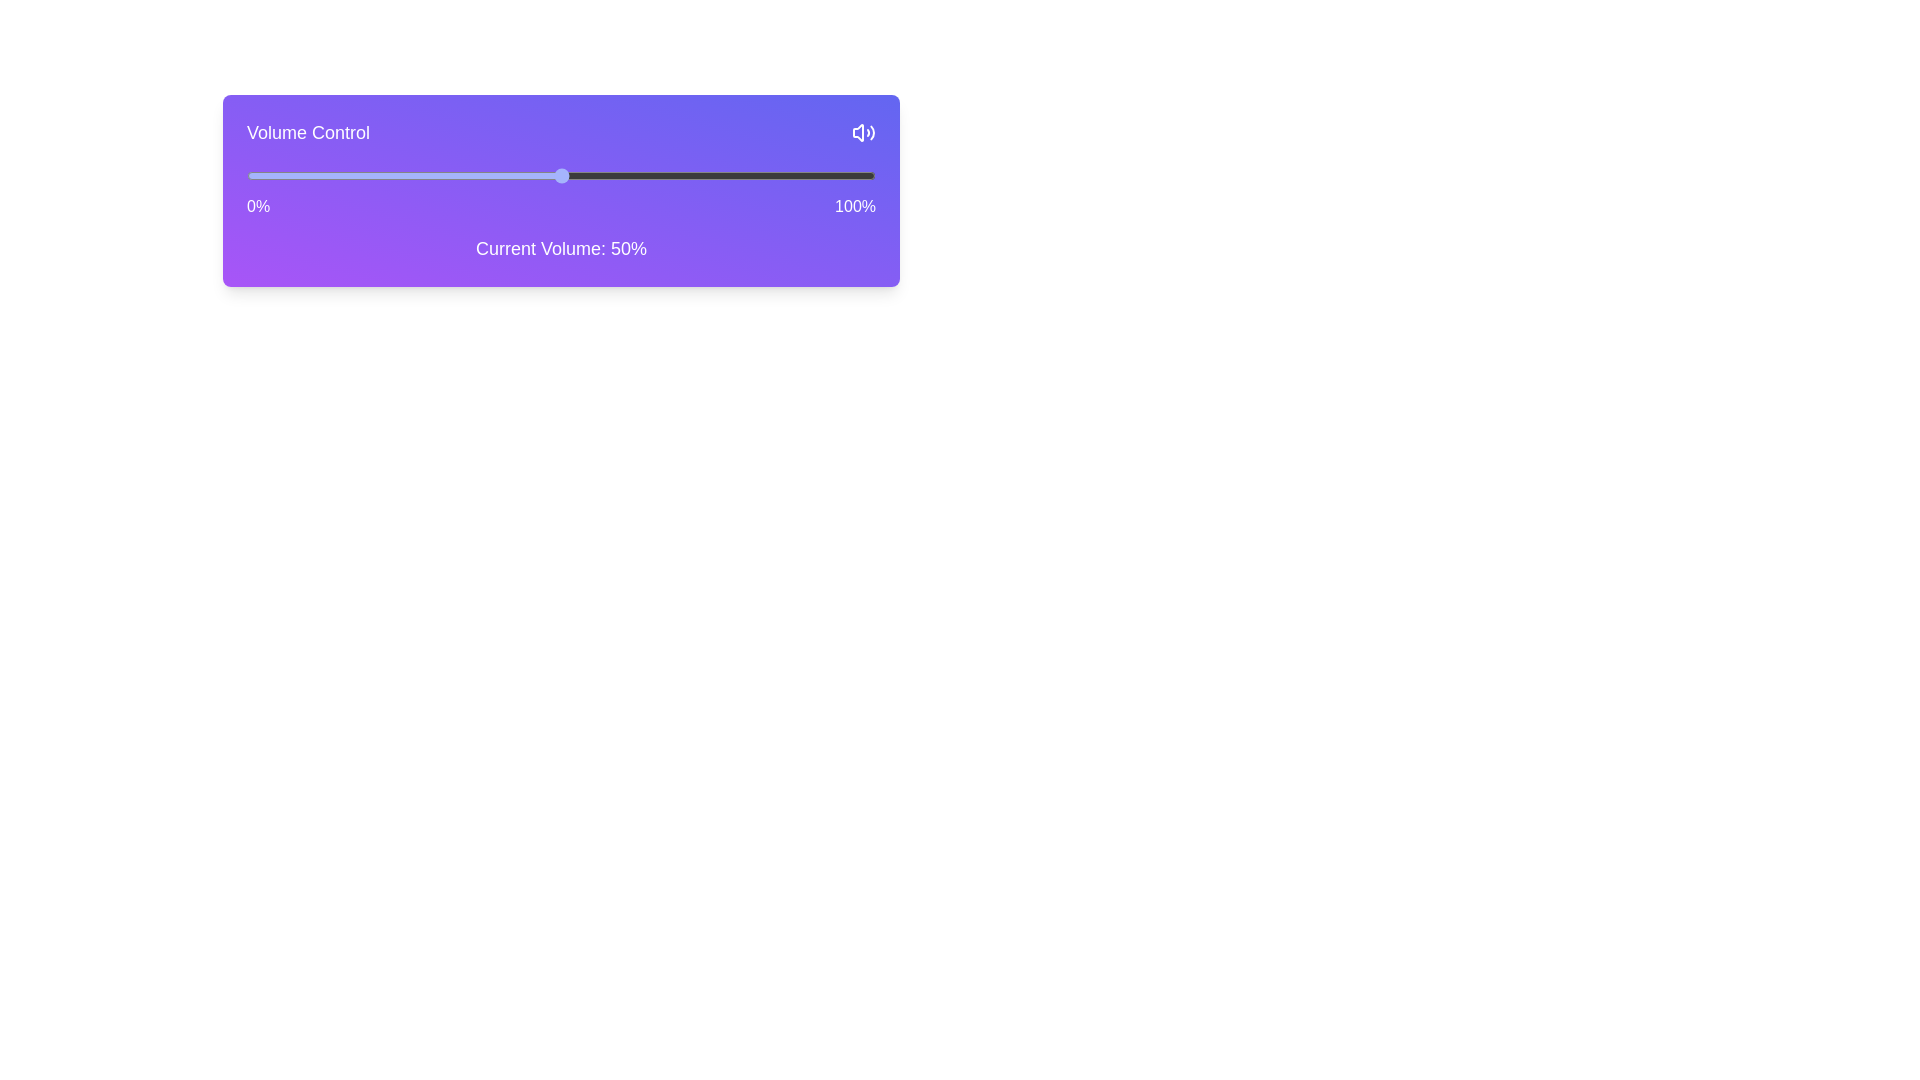  What do you see at coordinates (819, 175) in the screenshot?
I see `volume level` at bounding box center [819, 175].